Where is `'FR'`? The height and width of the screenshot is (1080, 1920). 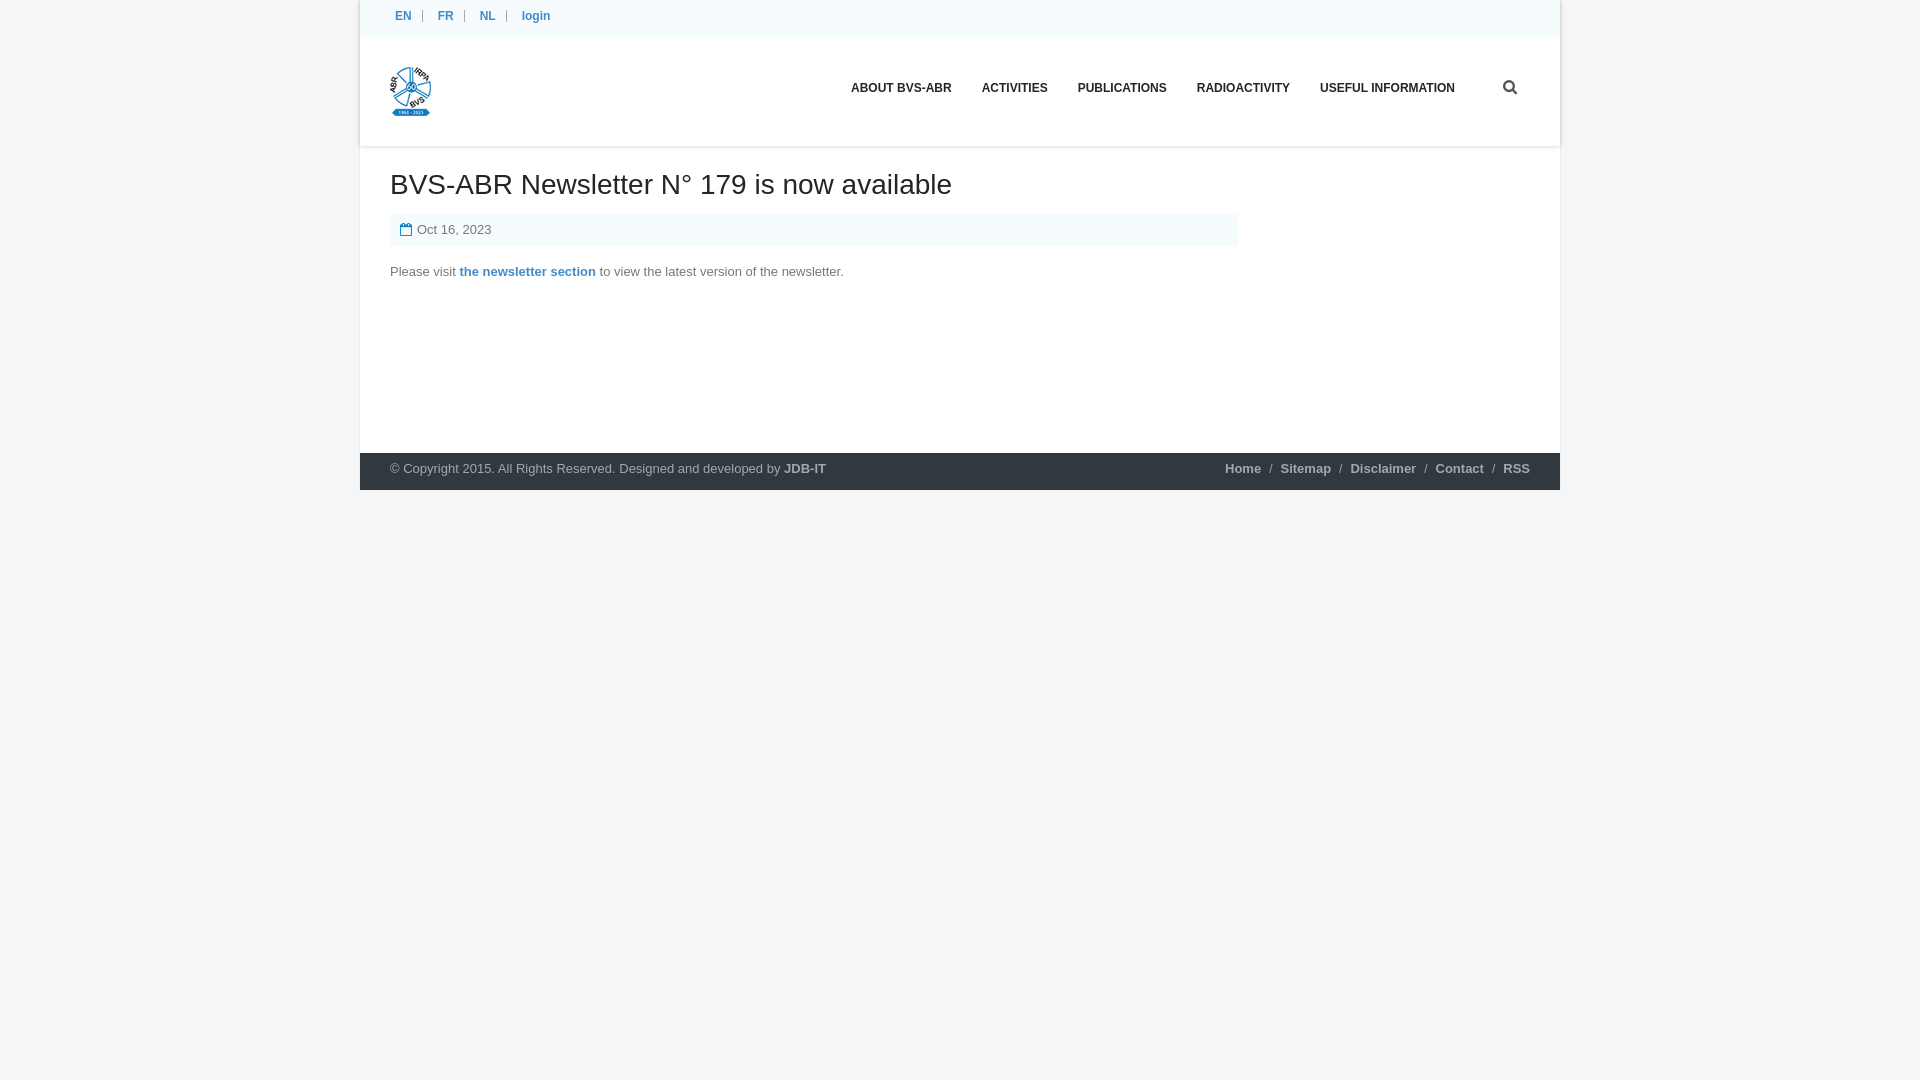 'FR' is located at coordinates (448, 15).